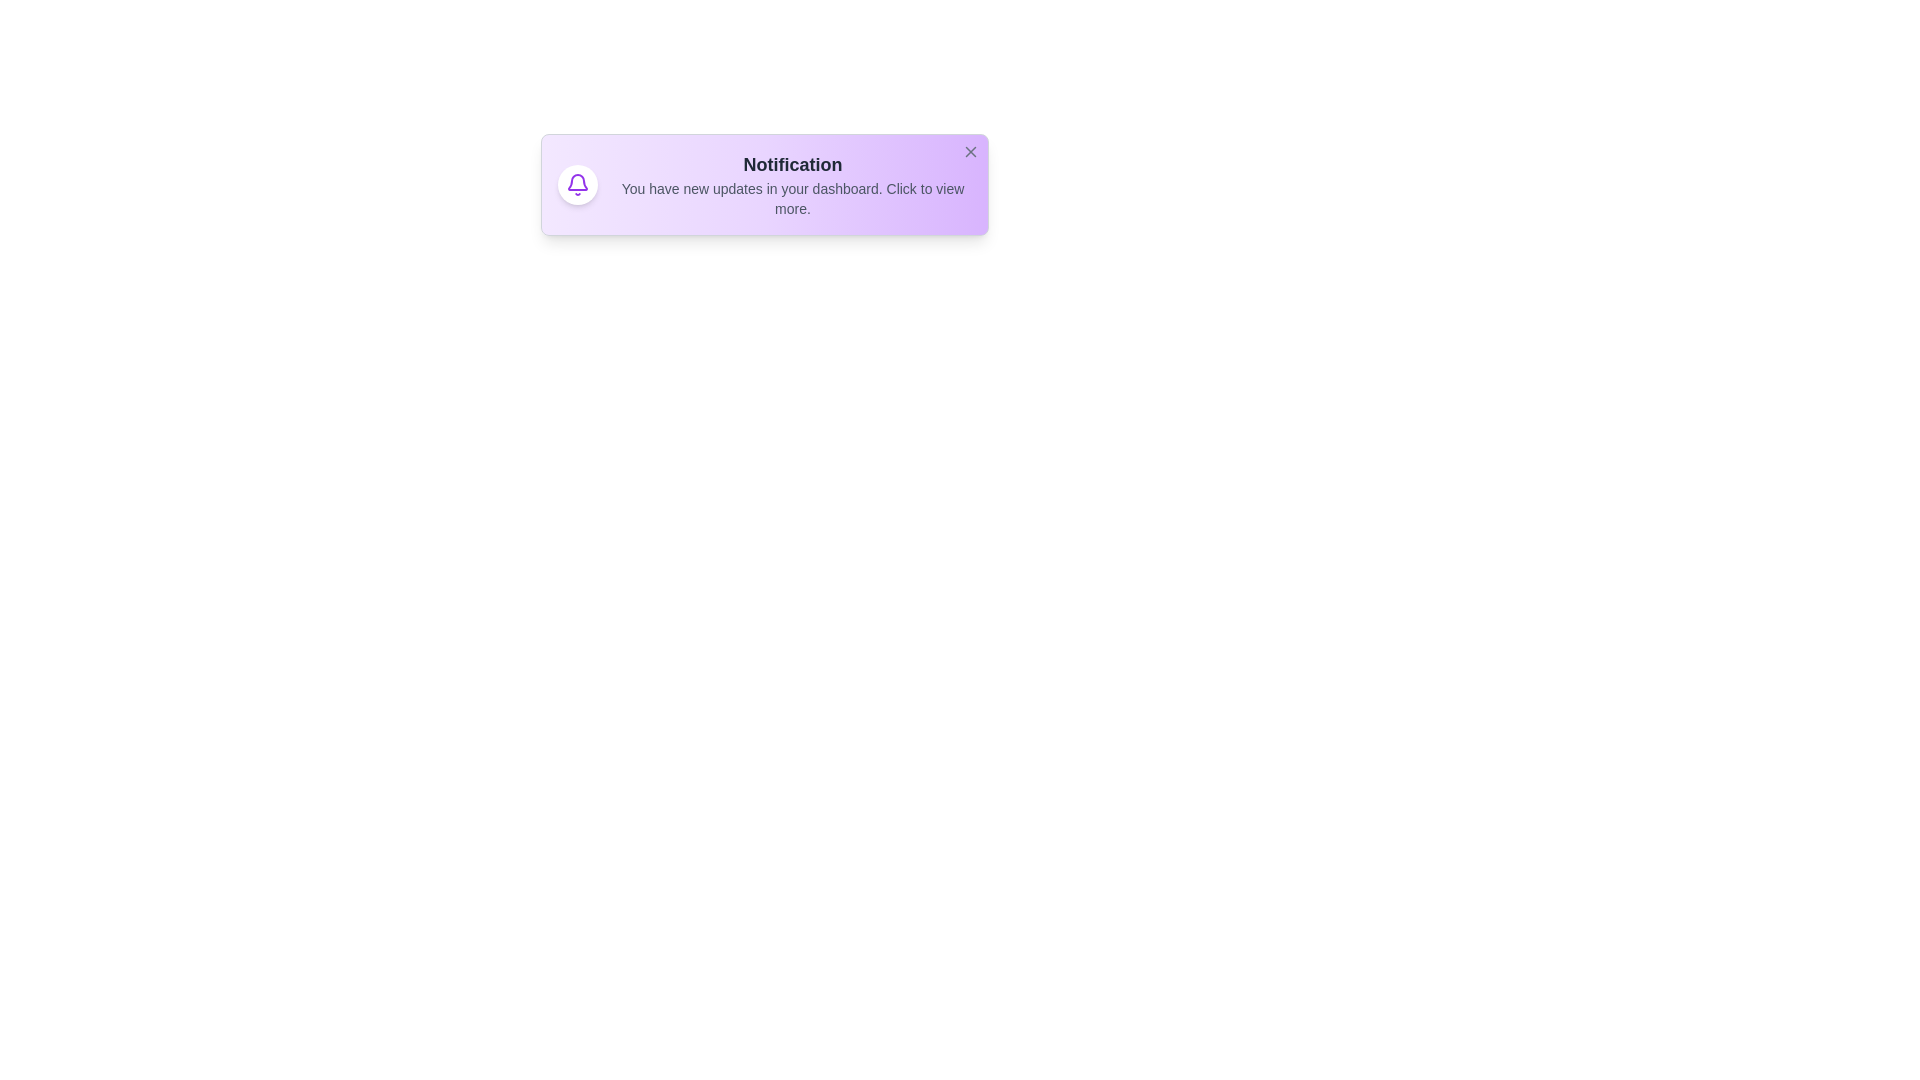  Describe the element at coordinates (791, 199) in the screenshot. I see `the notification message text that informs the user of updates, located below the 'Notification' text and to the right of a bell icon` at that location.